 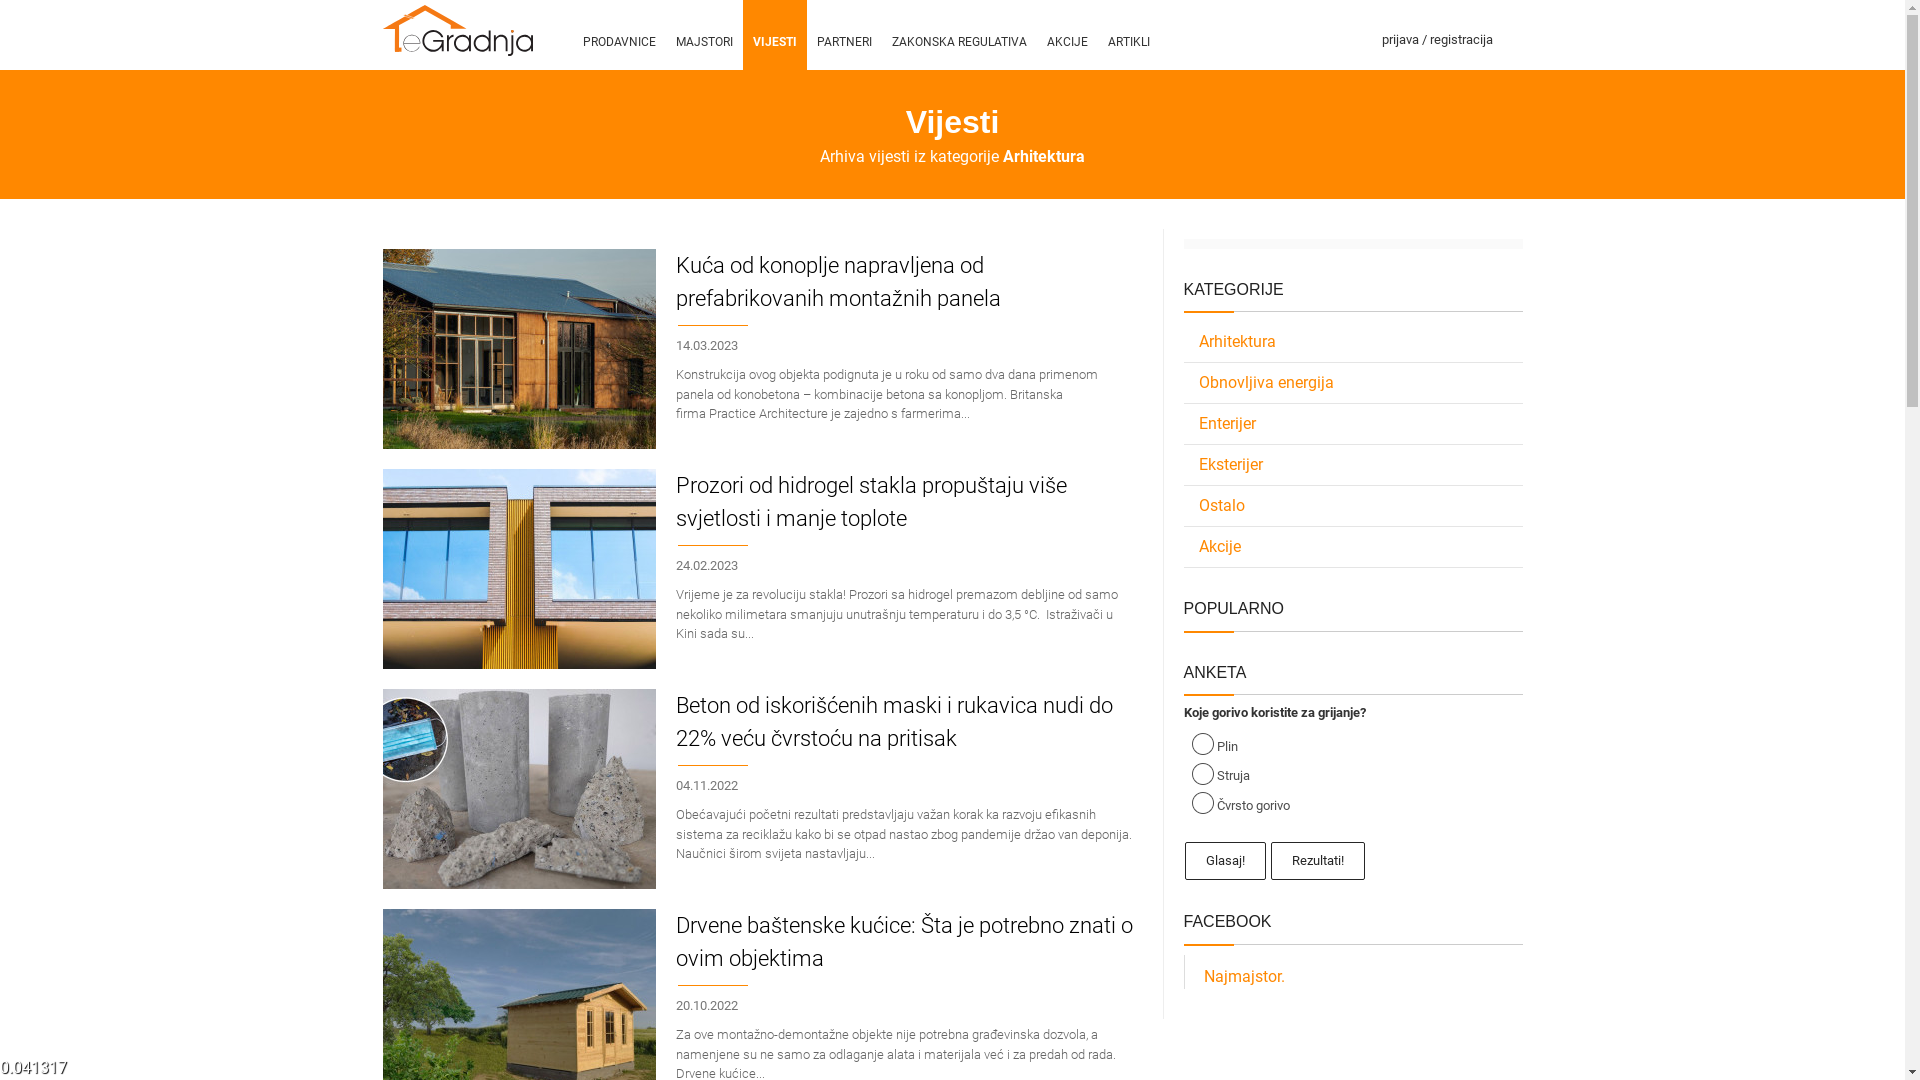 I want to click on 'Rezultati!', so click(x=1318, y=859).